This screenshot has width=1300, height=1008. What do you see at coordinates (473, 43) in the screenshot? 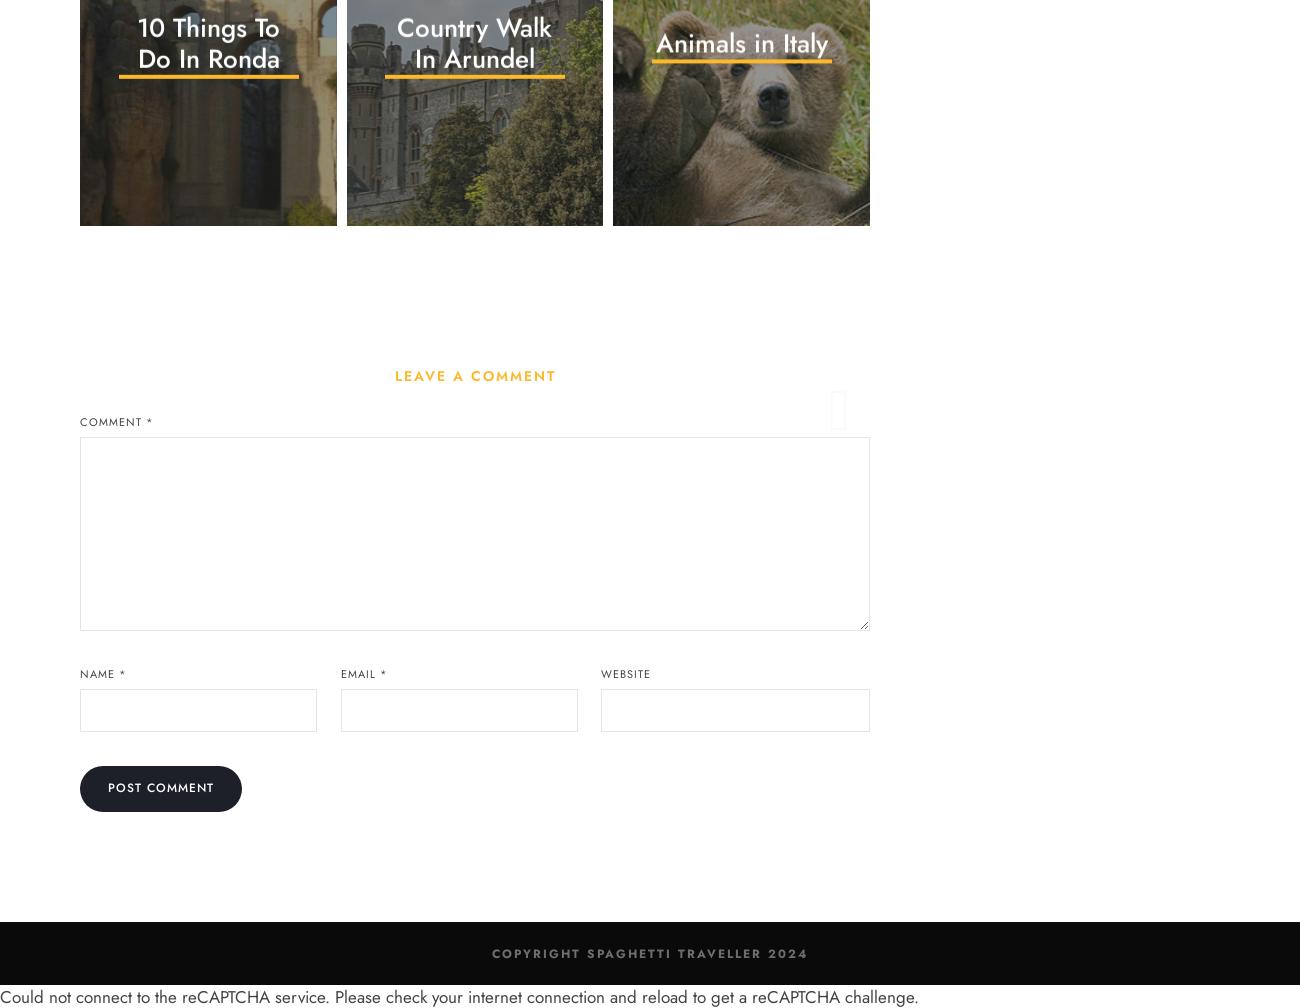
I see `'Country Walk In Arundel'` at bounding box center [473, 43].